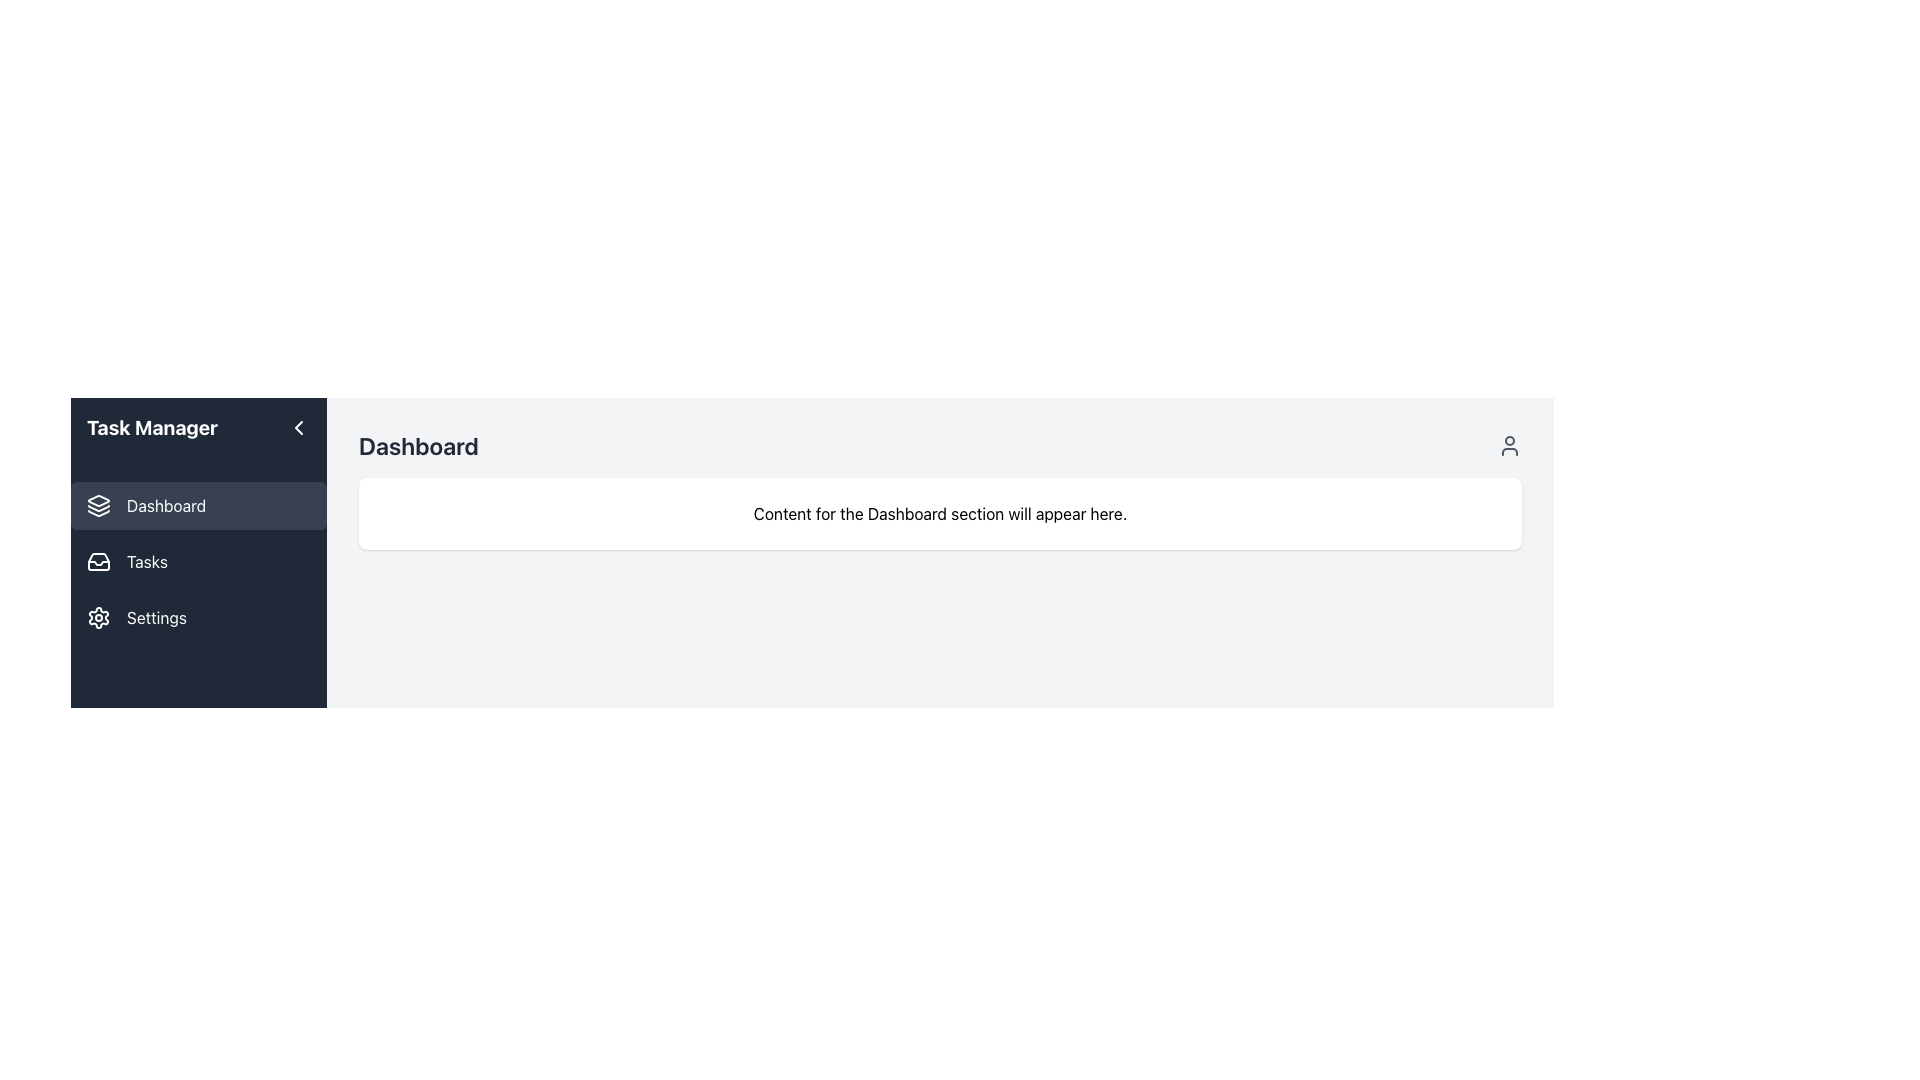 The image size is (1920, 1080). Describe the element at coordinates (1510, 445) in the screenshot. I see `the user profile icon located in the top-right corner of the content area` at that location.